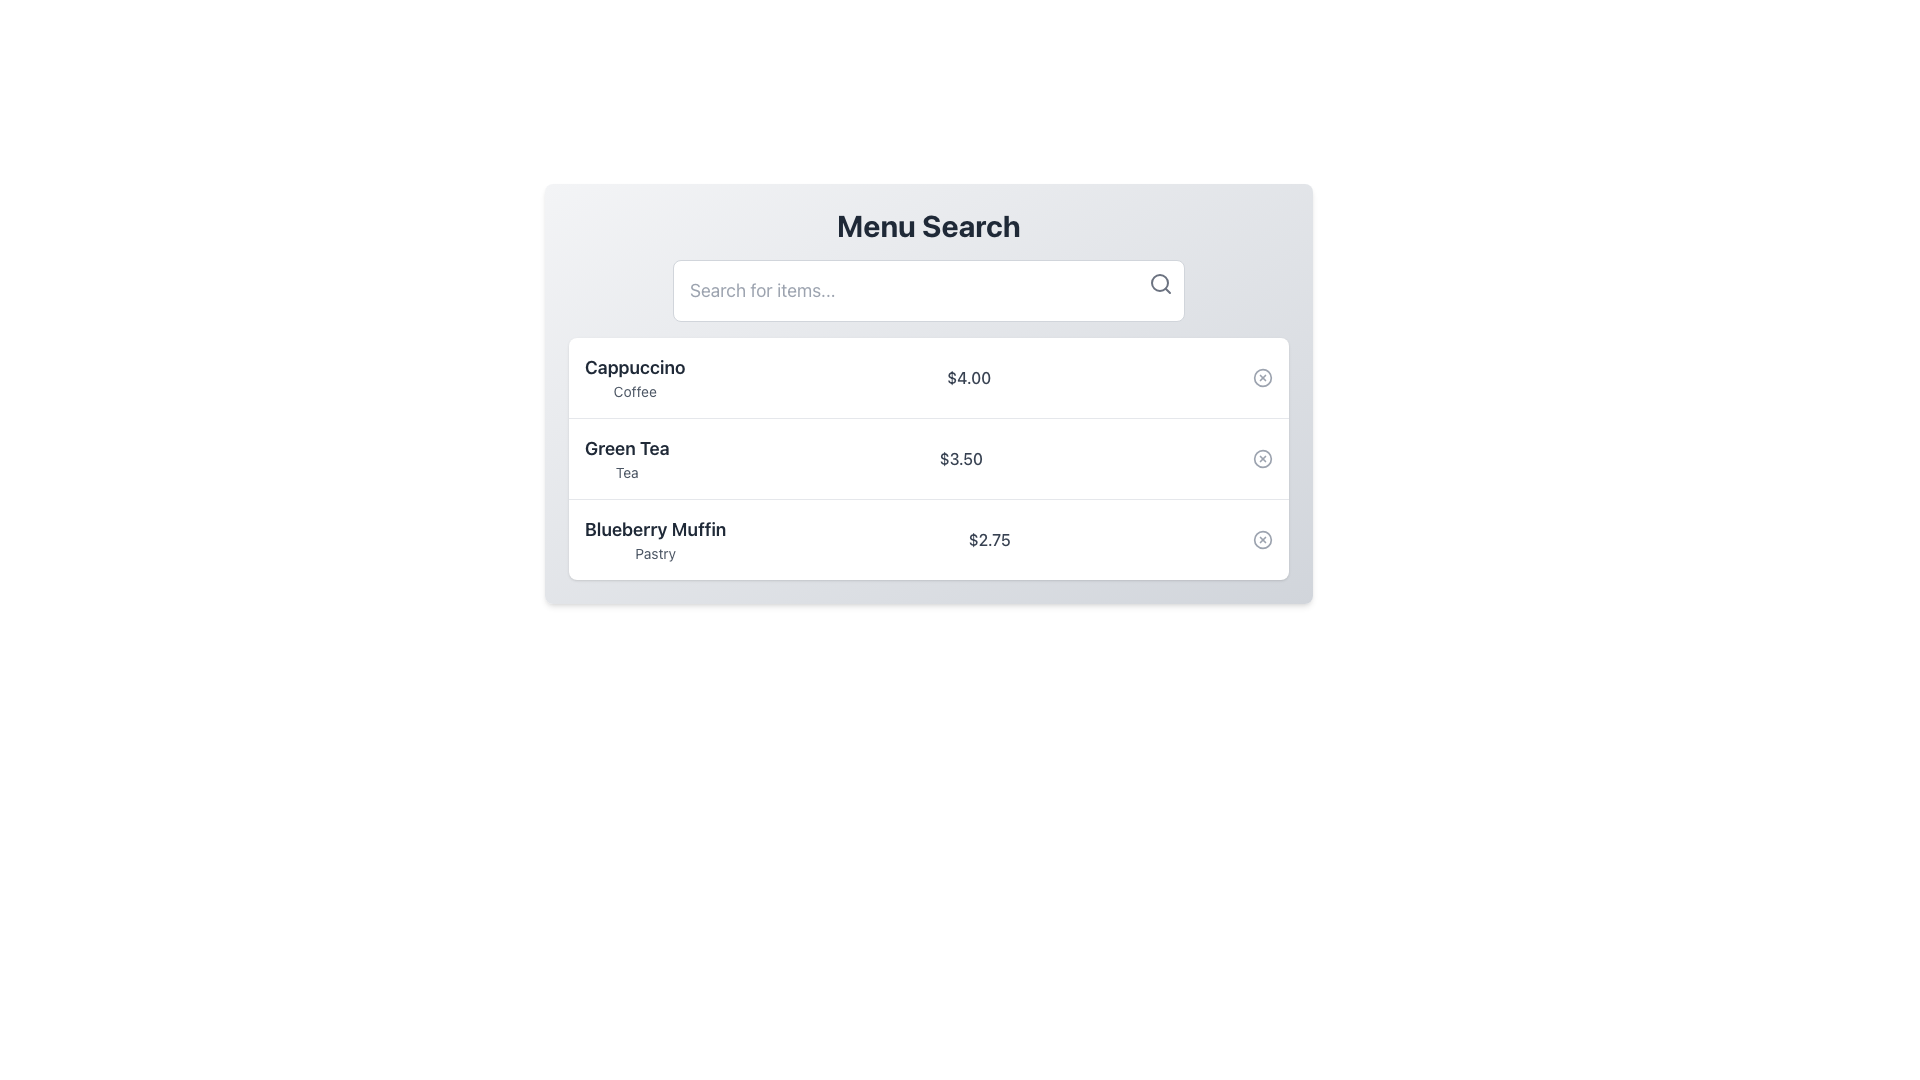  Describe the element at coordinates (928, 459) in the screenshot. I see `the second menu item in the list under 'Menu Search'` at that location.